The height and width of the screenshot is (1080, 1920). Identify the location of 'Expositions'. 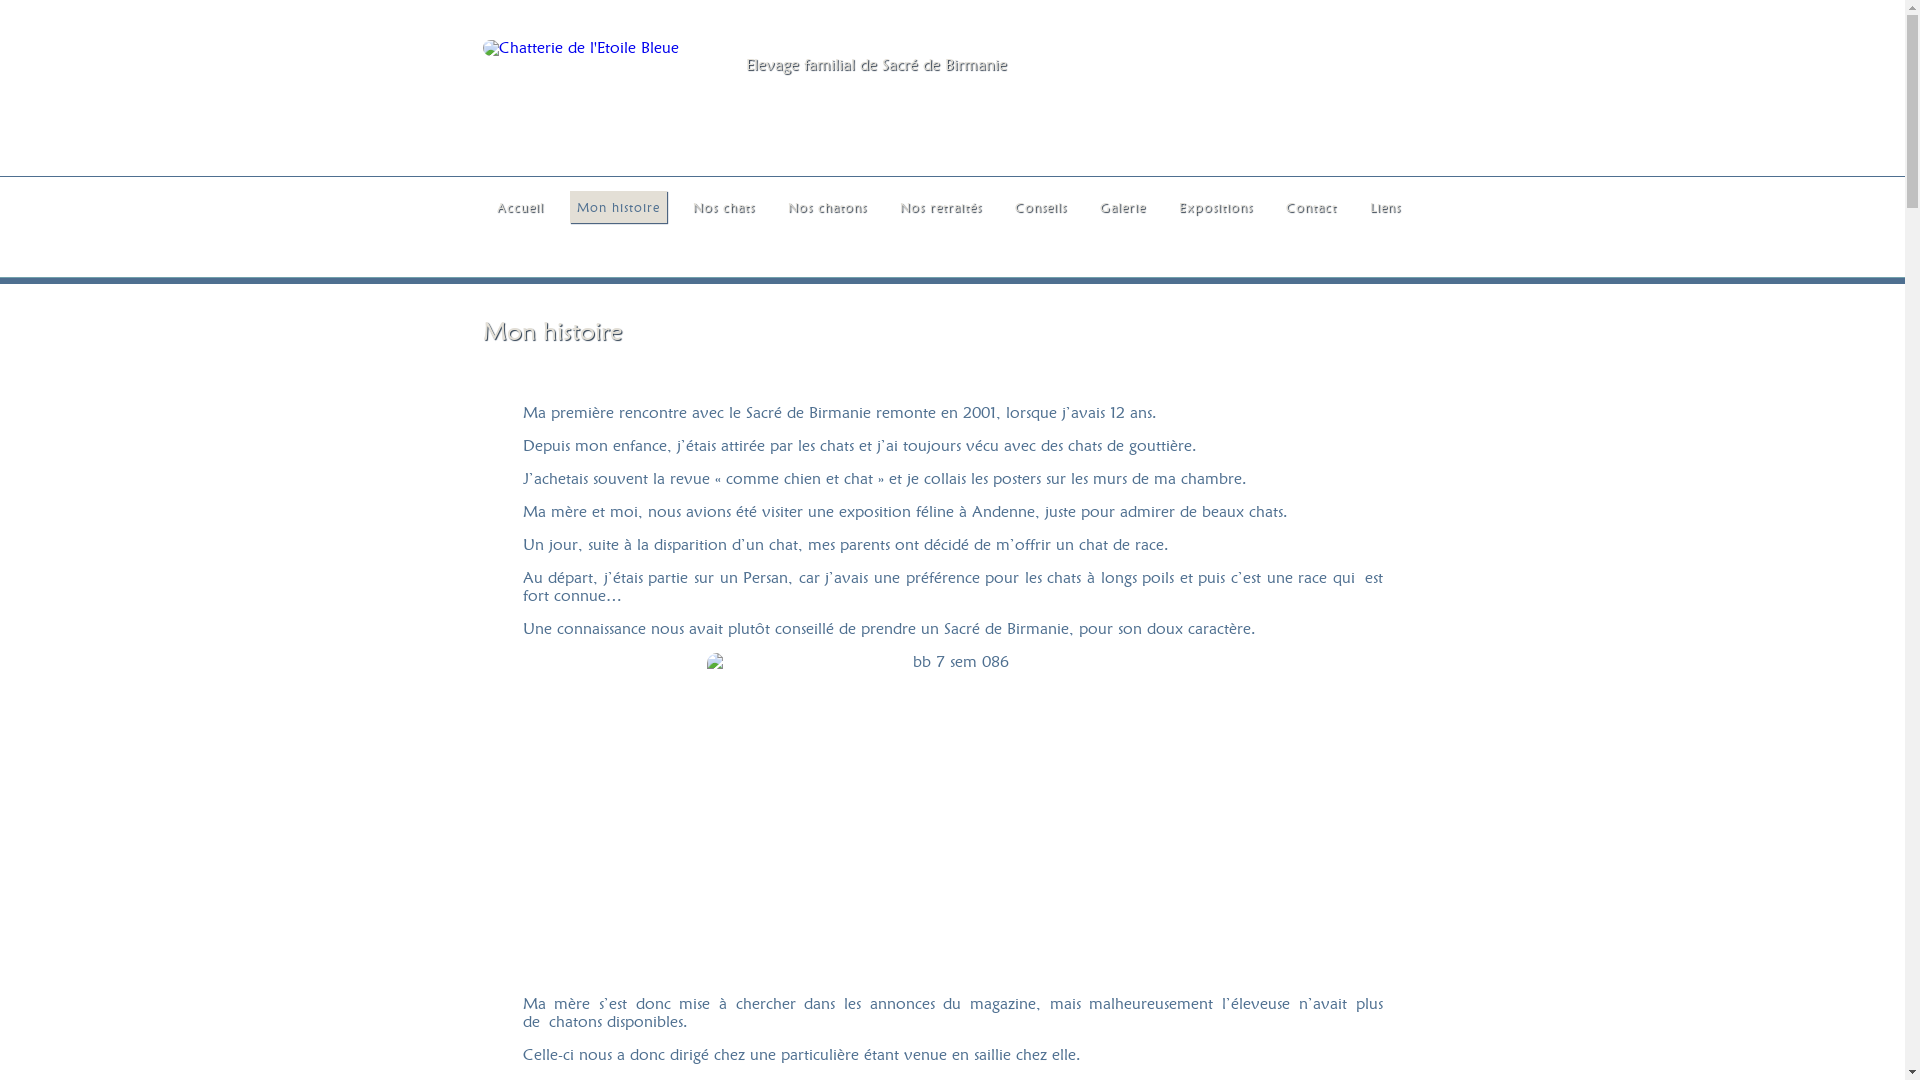
(1214, 207).